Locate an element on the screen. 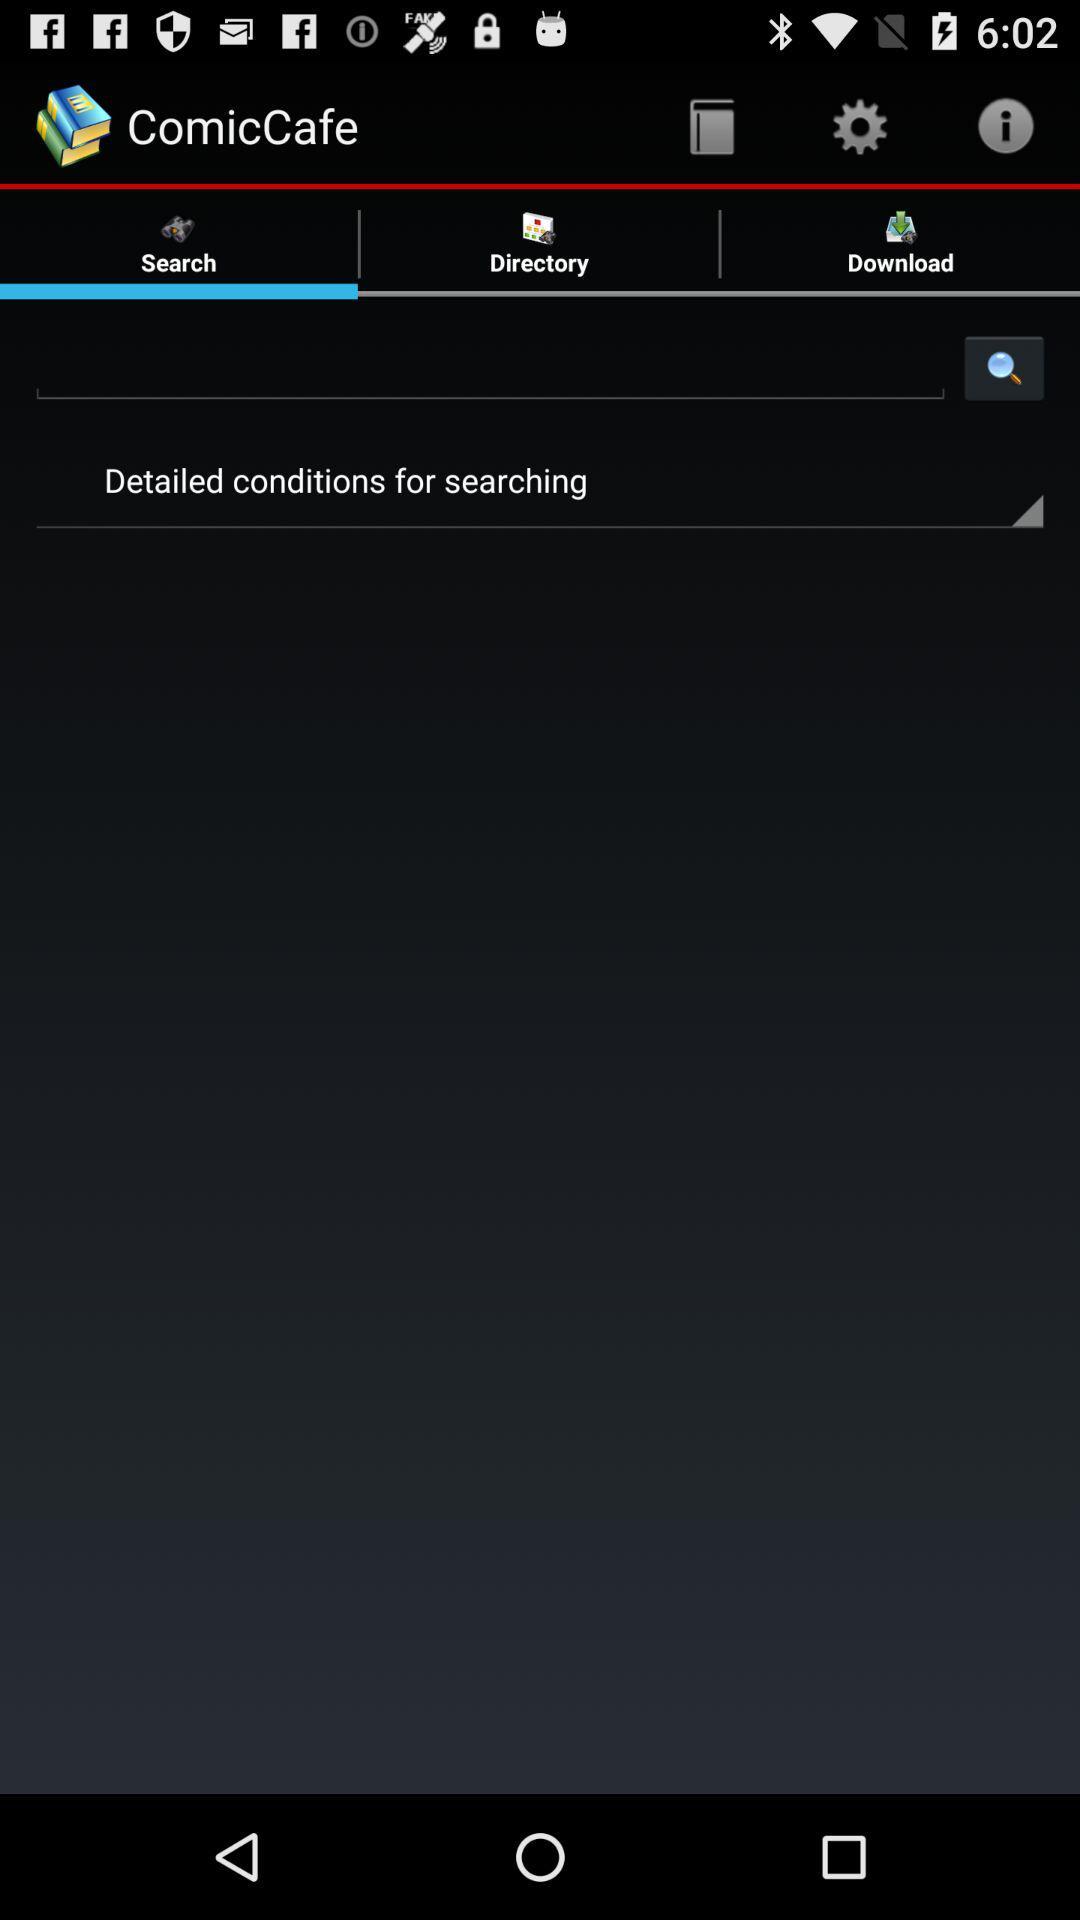 The image size is (1080, 1920). search option is located at coordinates (490, 367).